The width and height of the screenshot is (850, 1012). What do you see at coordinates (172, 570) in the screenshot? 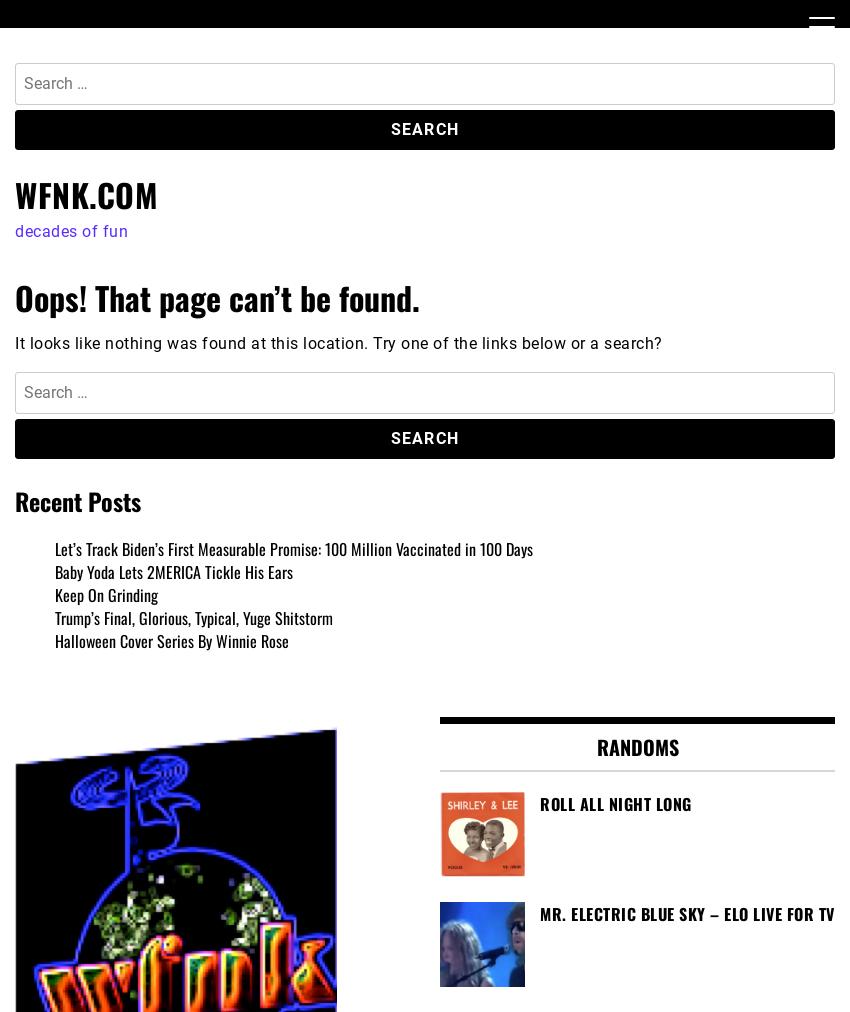
I see `'Baby Yoda Lets 2MERICA Tickle His Ears'` at bounding box center [172, 570].